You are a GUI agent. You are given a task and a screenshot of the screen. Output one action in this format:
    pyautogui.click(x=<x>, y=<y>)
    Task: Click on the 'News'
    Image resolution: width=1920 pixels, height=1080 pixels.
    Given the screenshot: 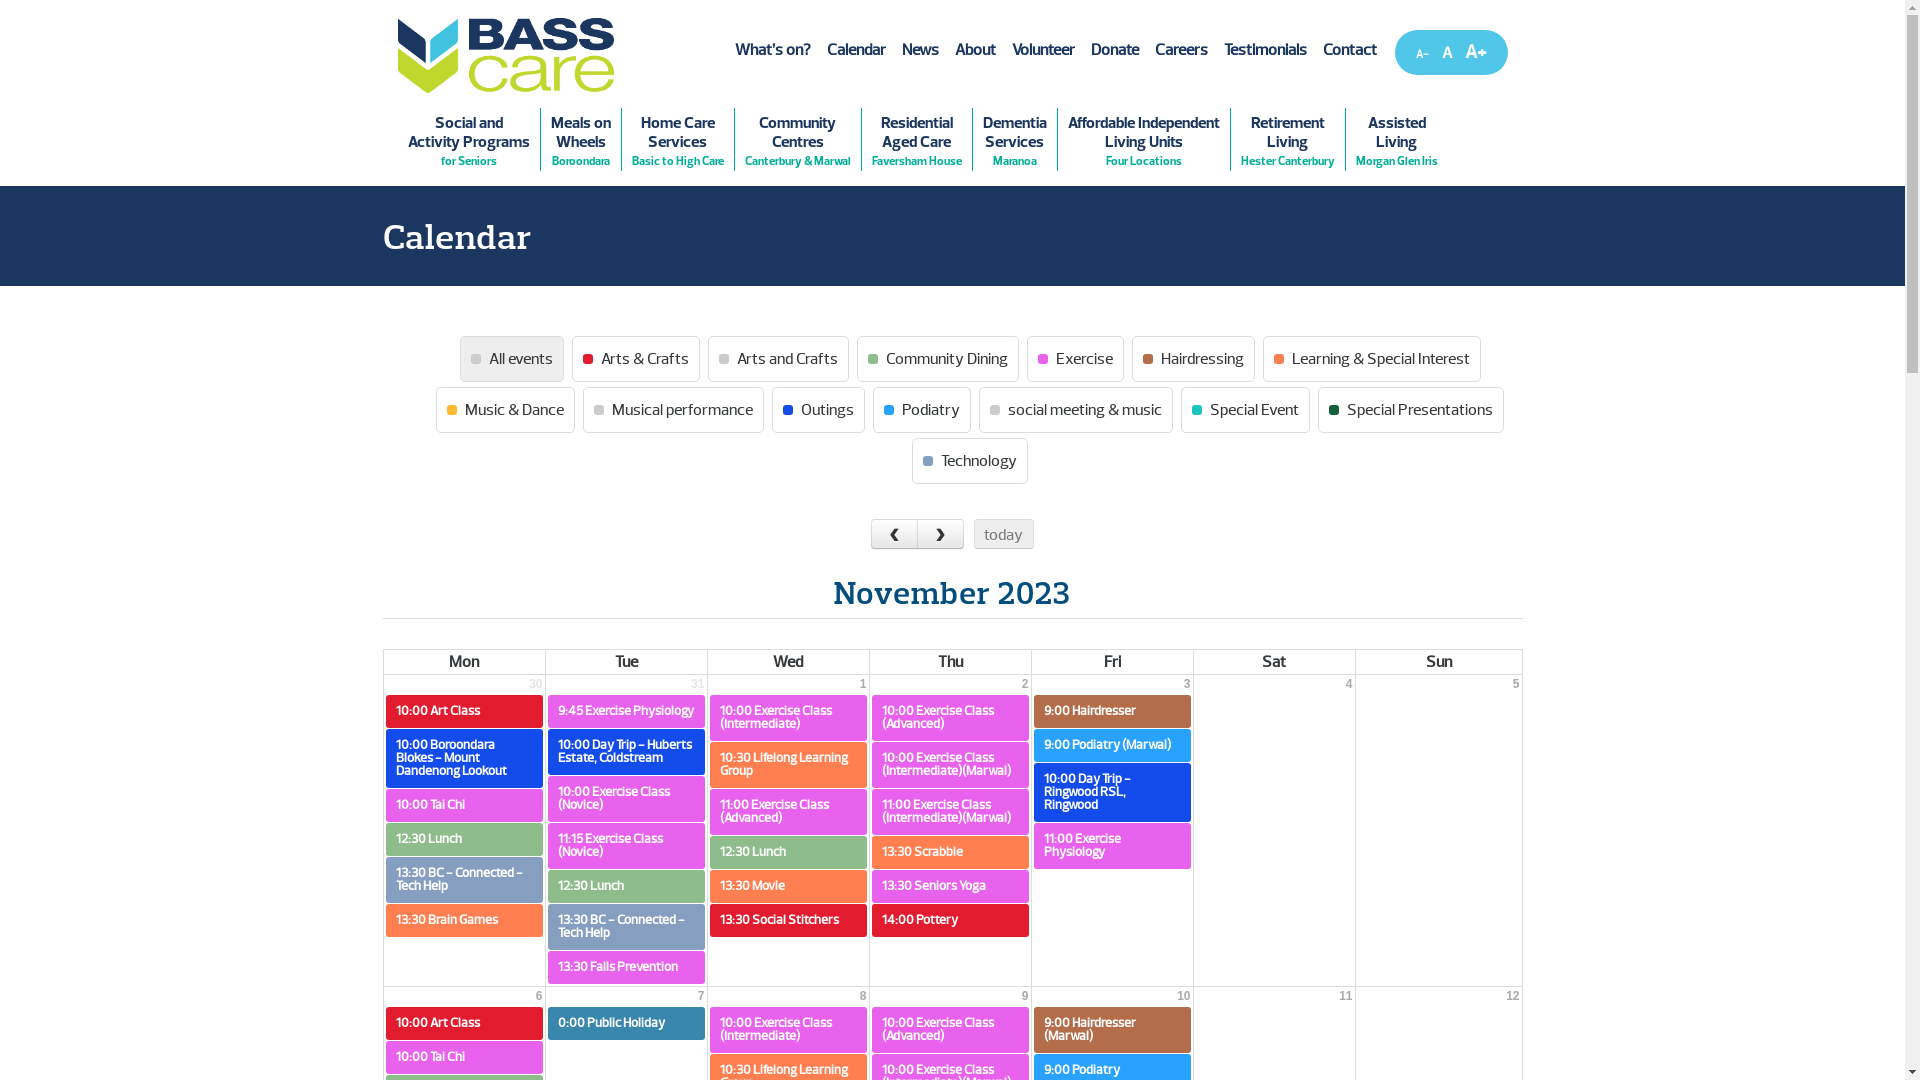 What is the action you would take?
    pyautogui.click(x=919, y=49)
    